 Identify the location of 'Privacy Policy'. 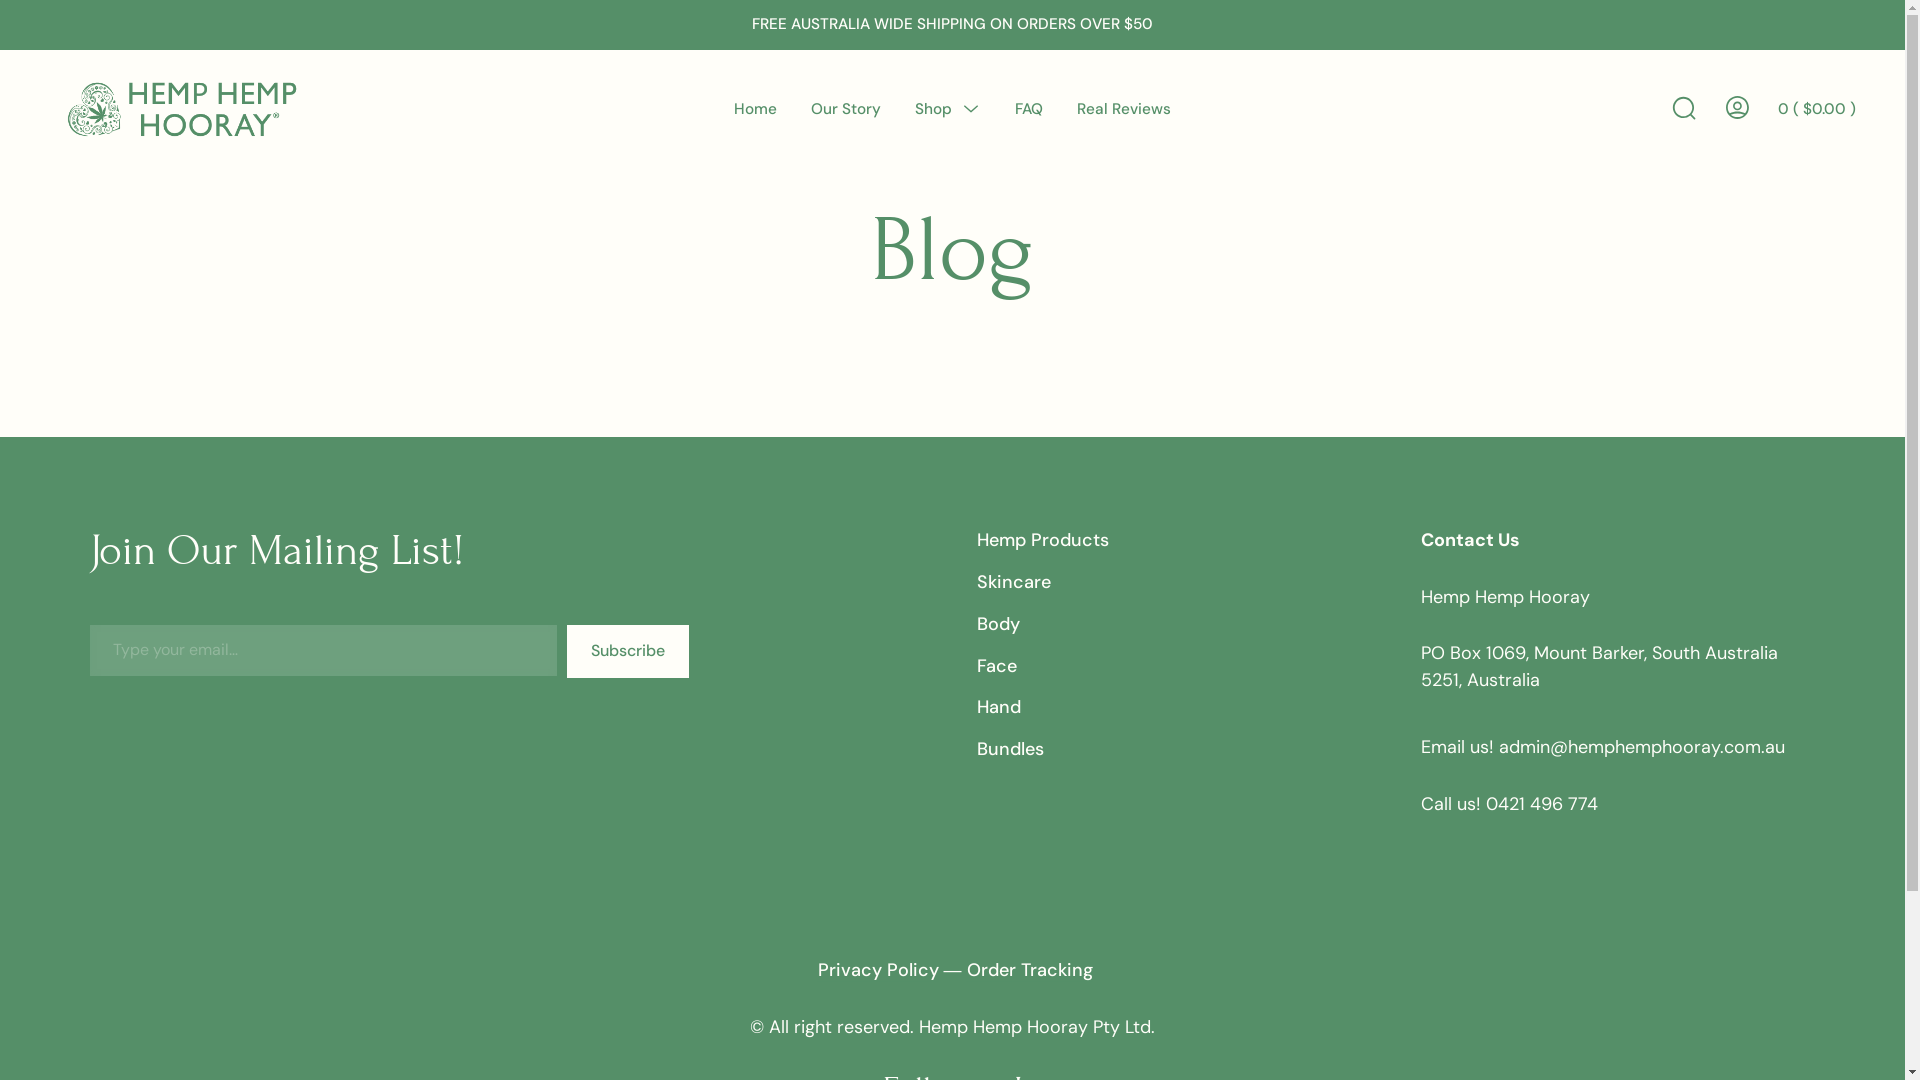
(878, 968).